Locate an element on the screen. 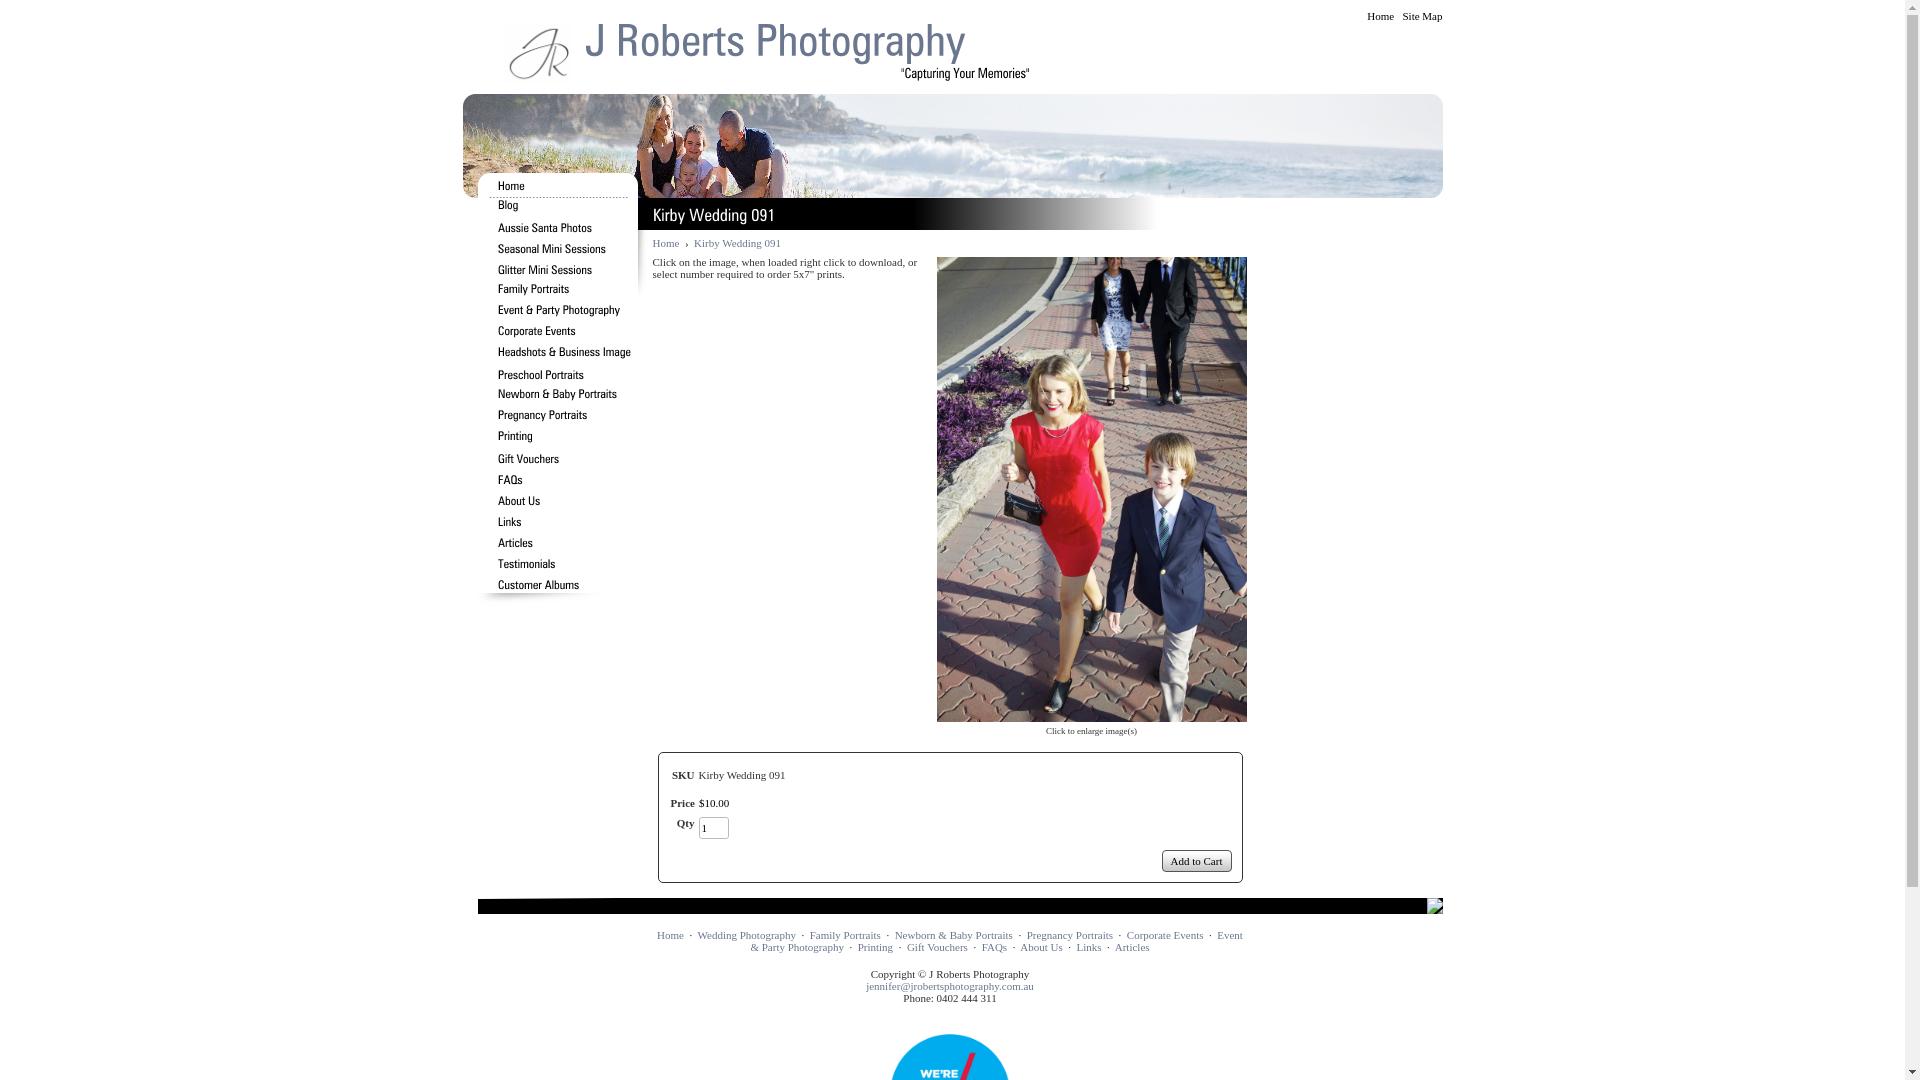  'Wedding Photography' is located at coordinates (746, 934).